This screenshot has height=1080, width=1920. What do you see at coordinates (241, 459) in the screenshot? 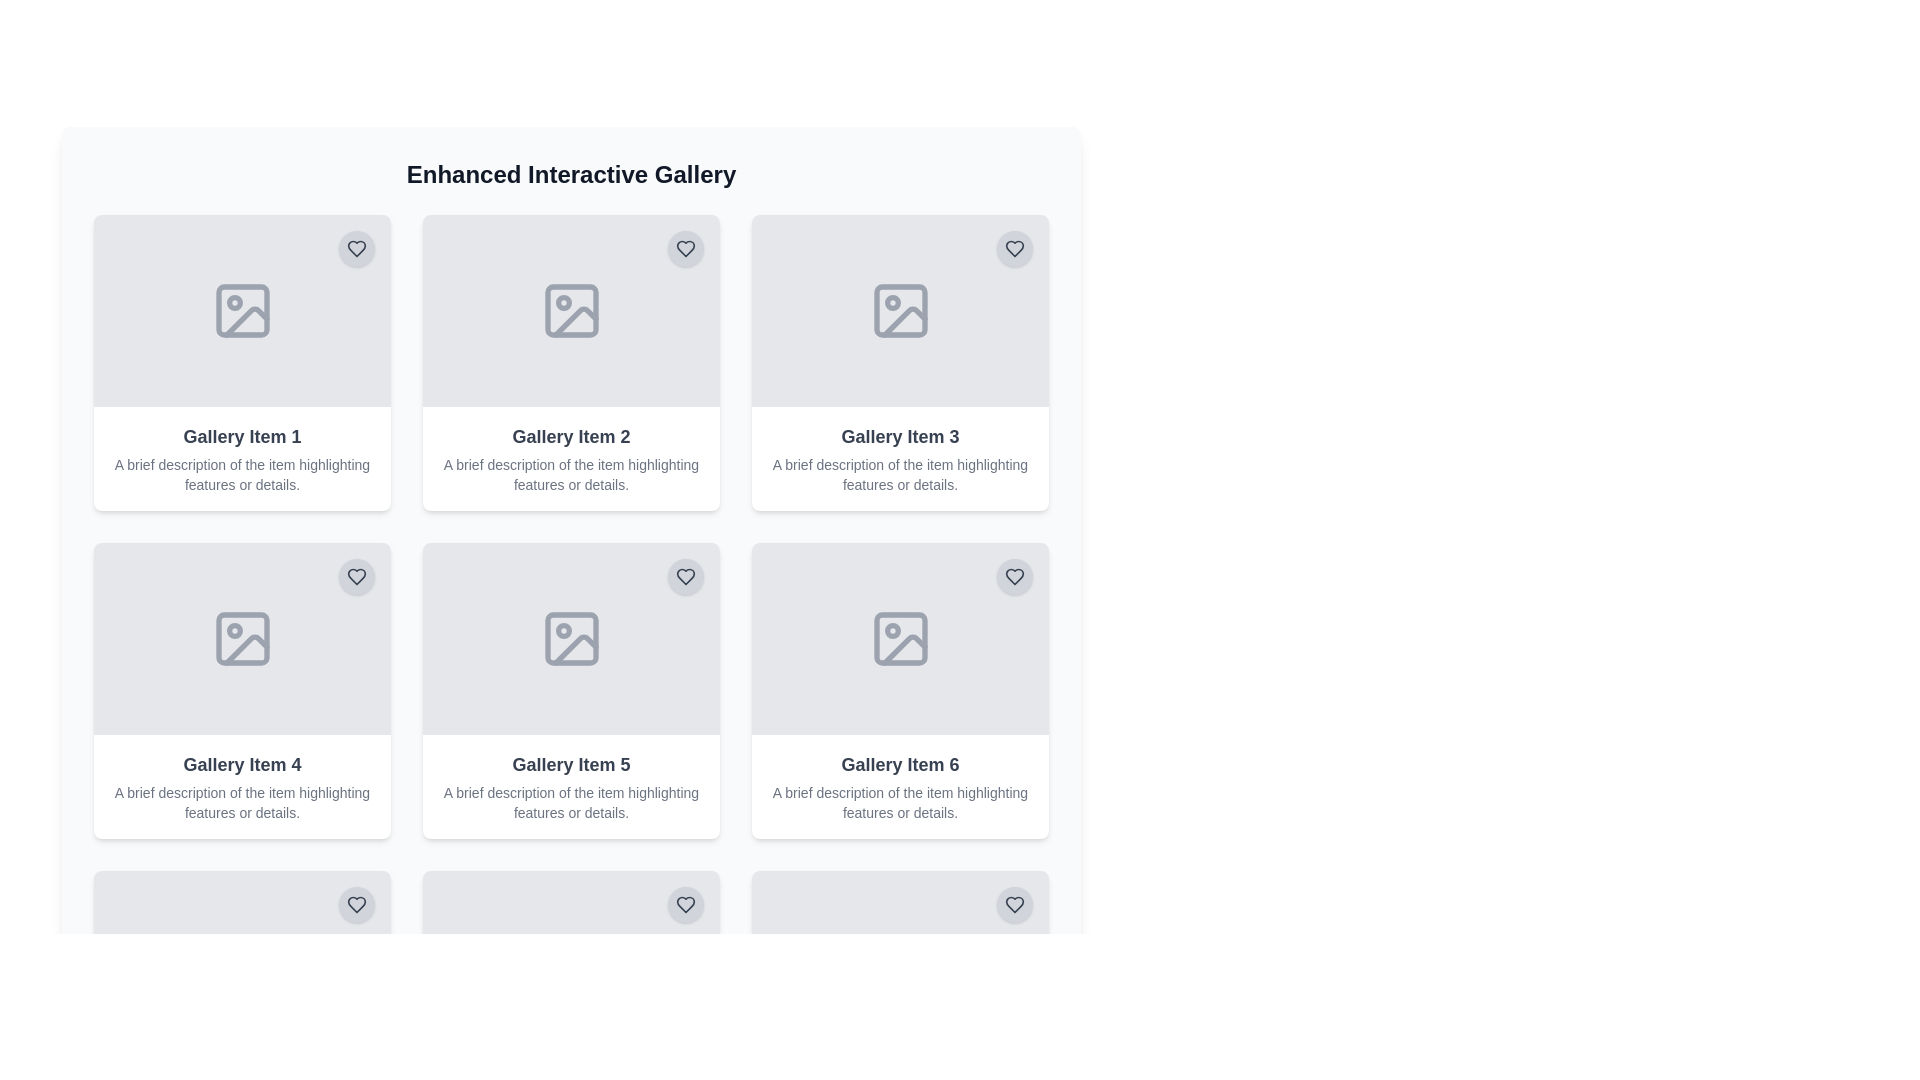
I see `the text block that contains the bold title 'Gallery Item 1' and its description in a three-column gallery layout` at bounding box center [241, 459].